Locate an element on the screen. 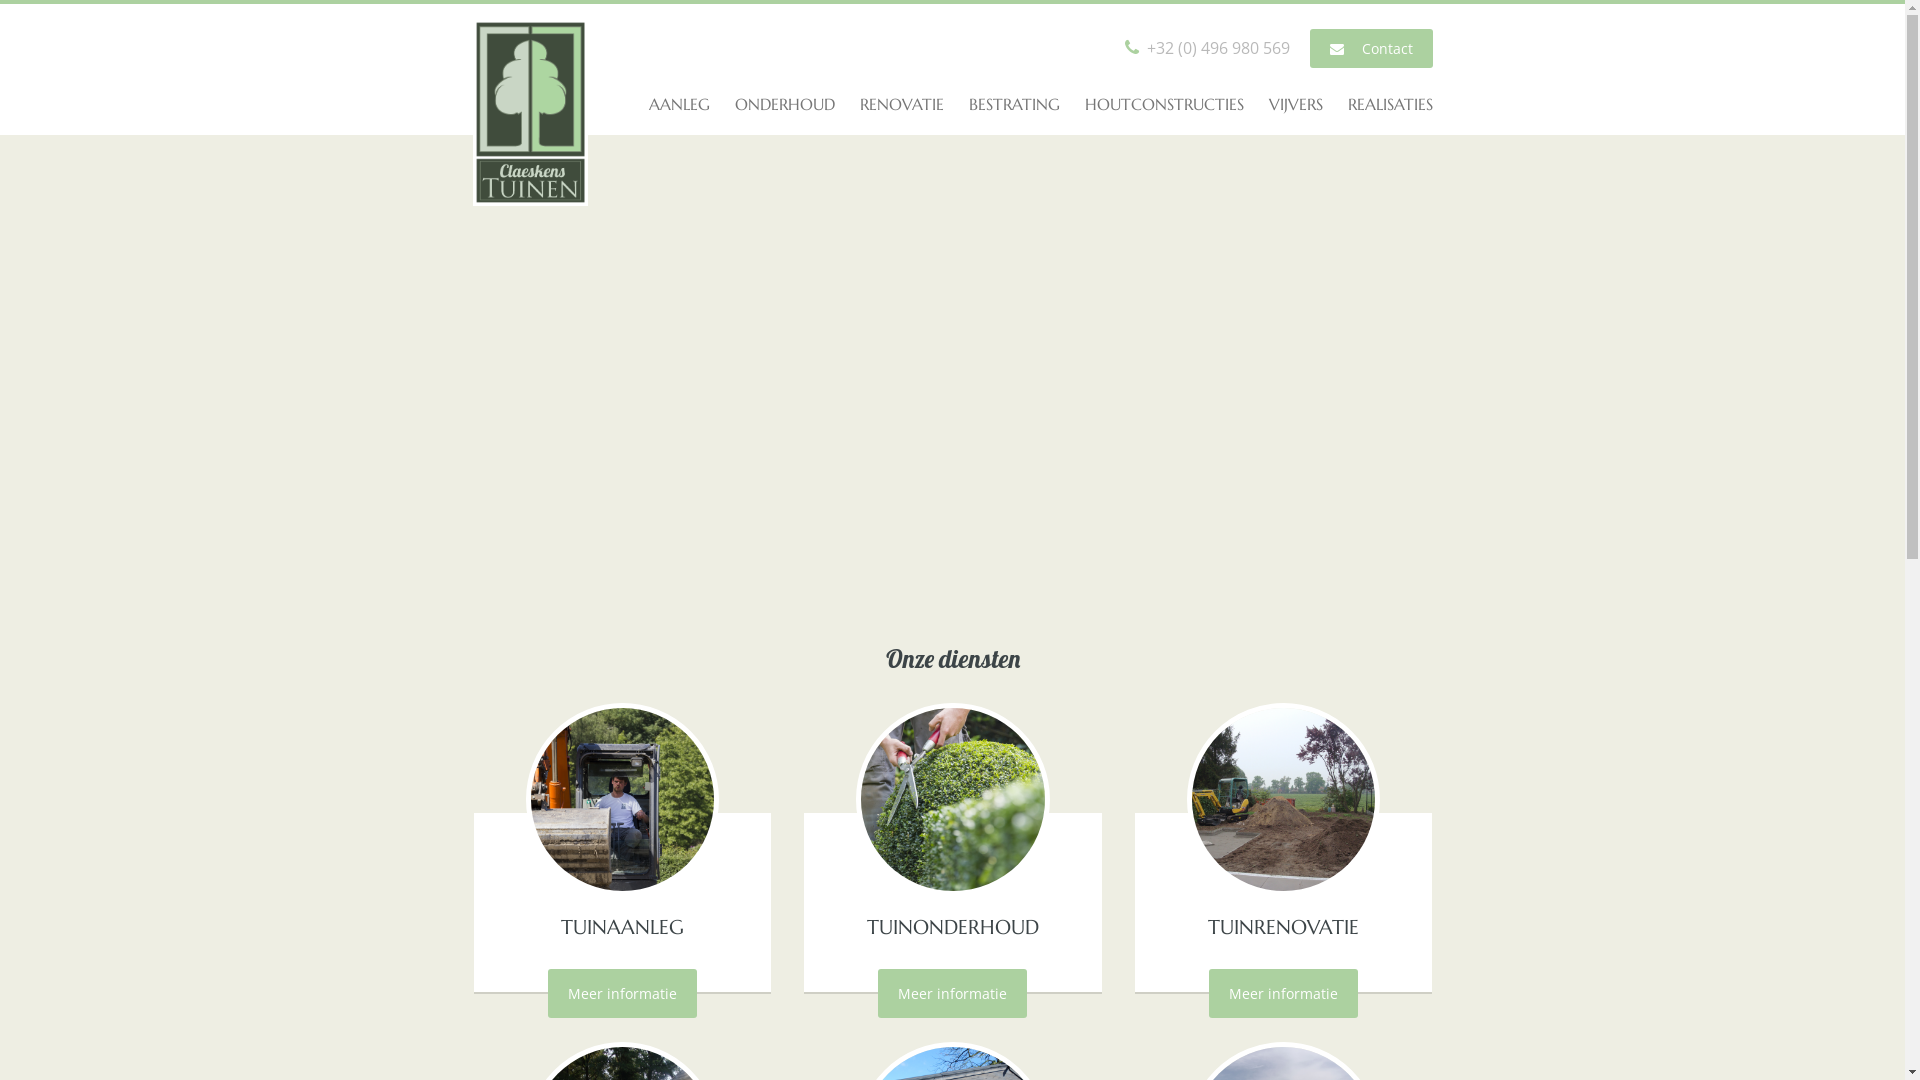  'VIJVERS' is located at coordinates (1295, 104).